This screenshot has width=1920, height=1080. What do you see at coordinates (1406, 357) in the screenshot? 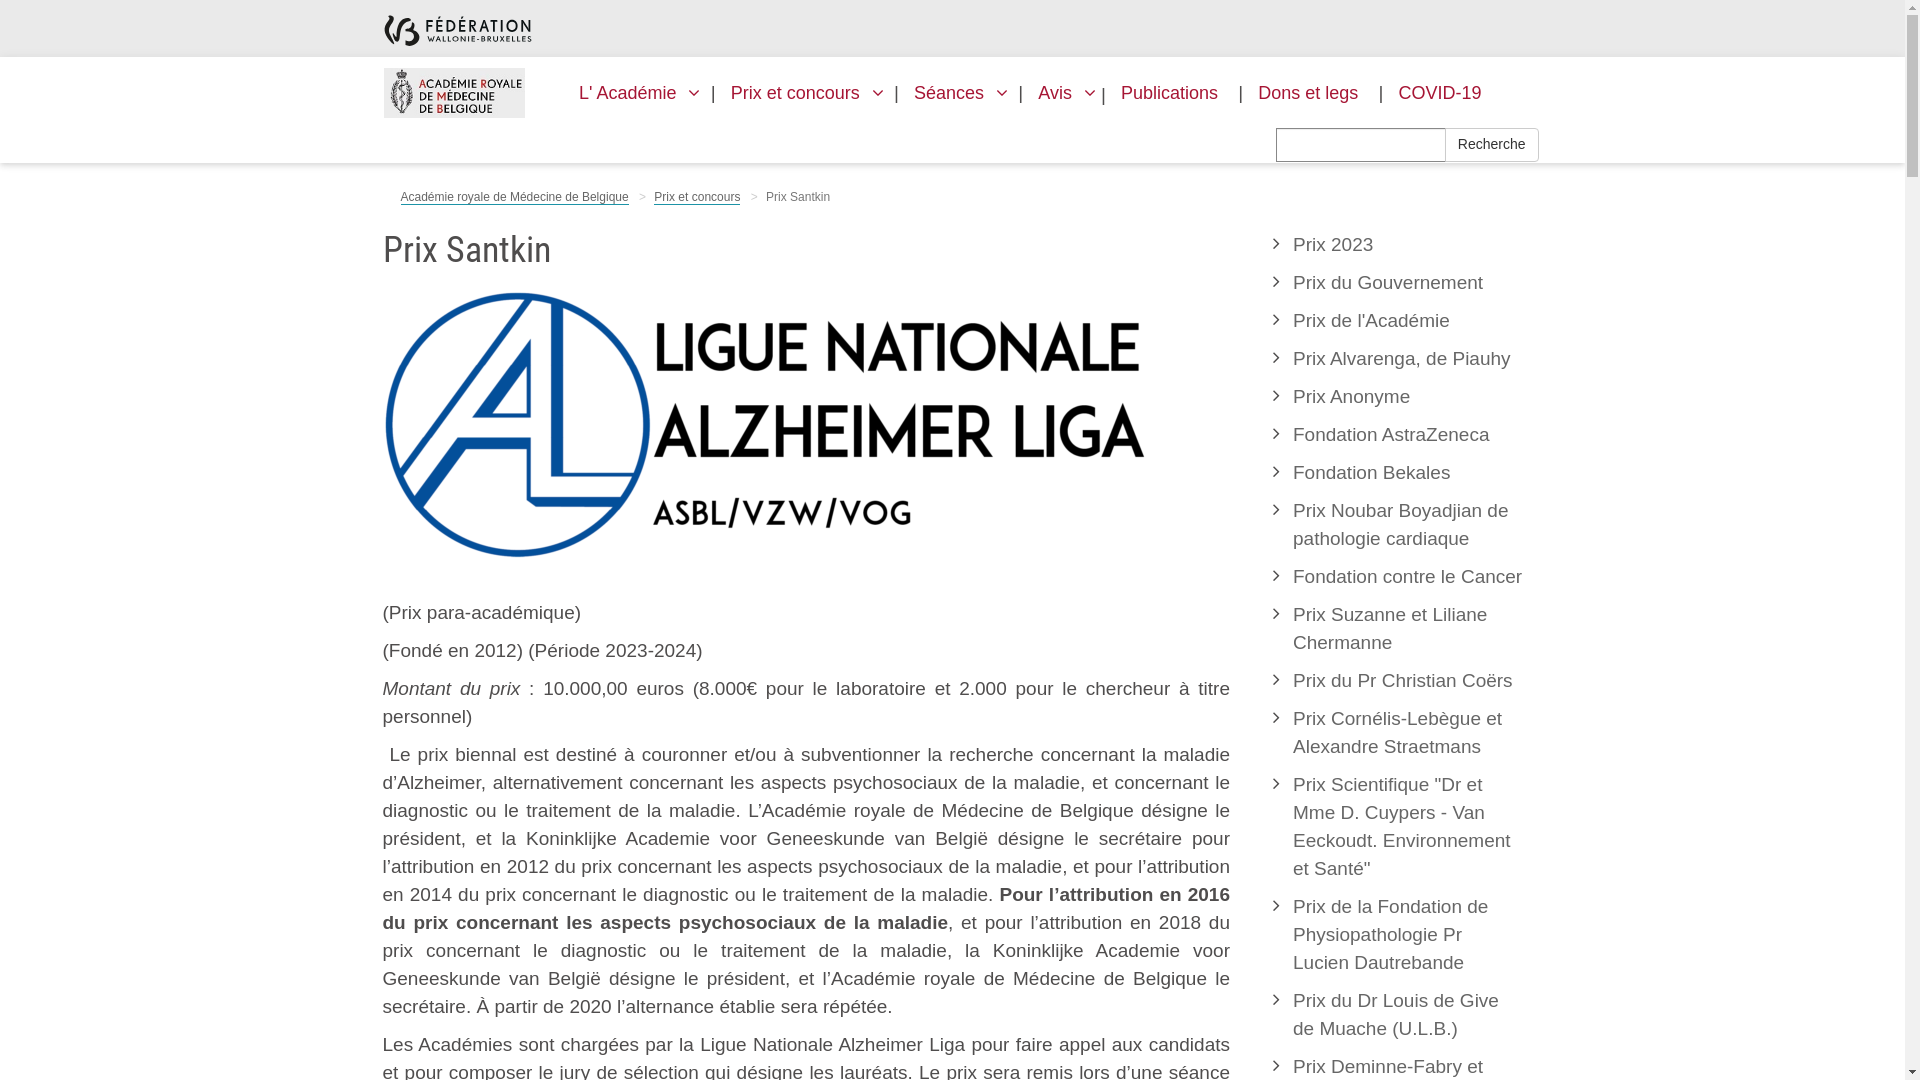
I see `'Prix Alvarenga, de Piauhy'` at bounding box center [1406, 357].